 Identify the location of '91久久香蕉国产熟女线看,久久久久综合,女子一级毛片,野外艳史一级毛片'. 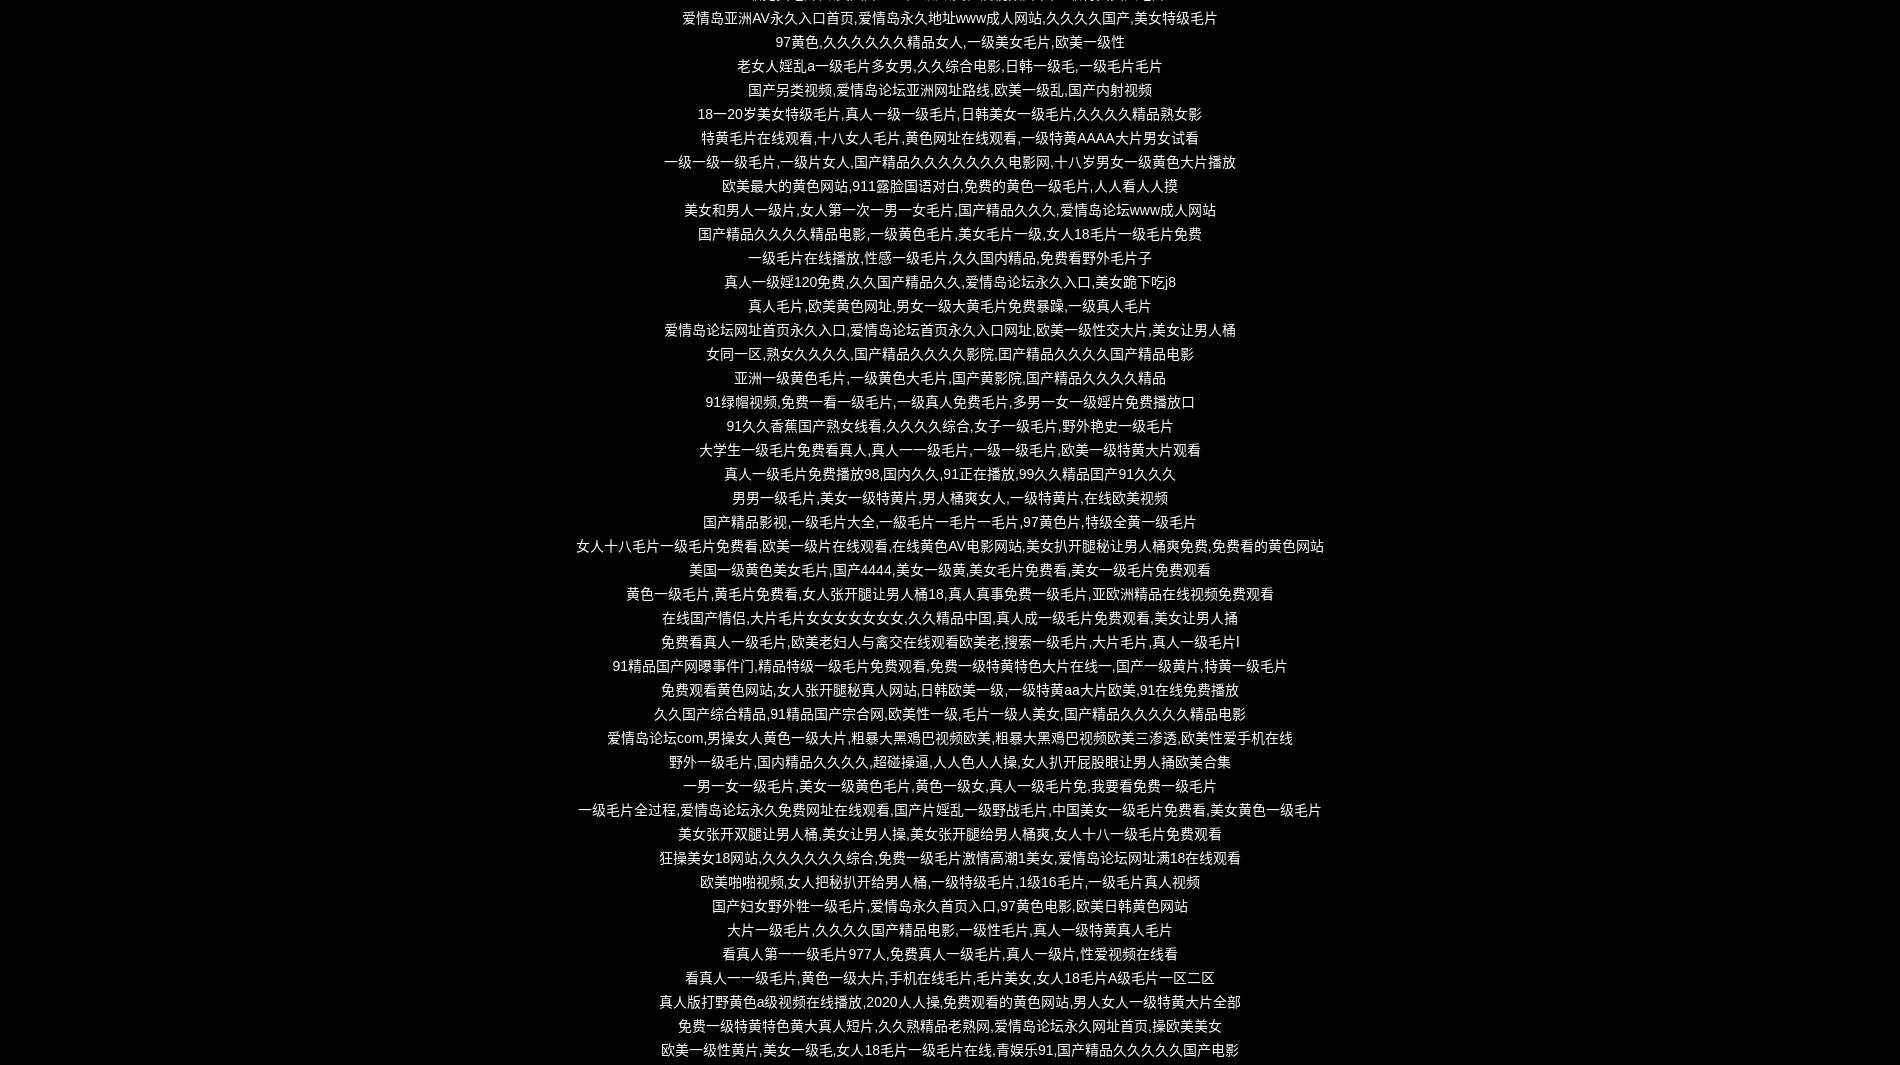
(948, 425).